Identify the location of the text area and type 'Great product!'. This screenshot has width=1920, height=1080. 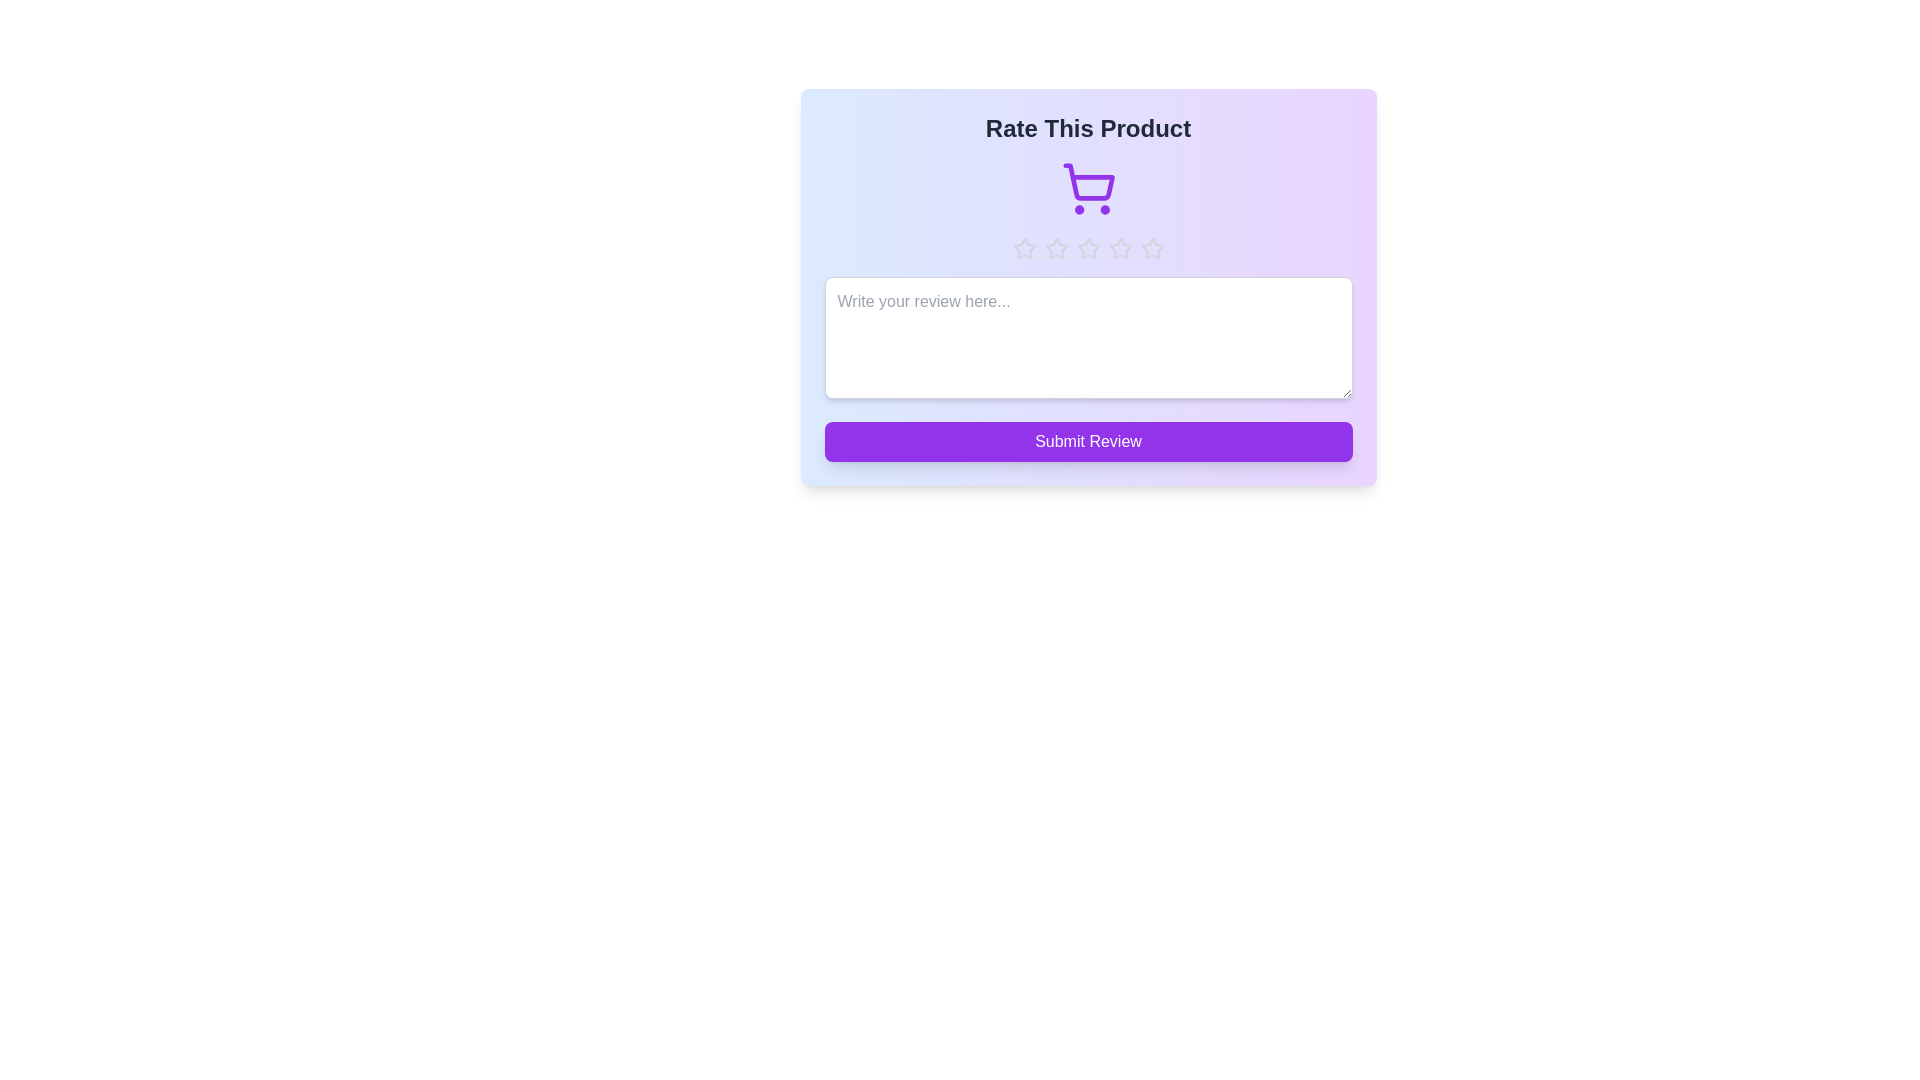
(1087, 337).